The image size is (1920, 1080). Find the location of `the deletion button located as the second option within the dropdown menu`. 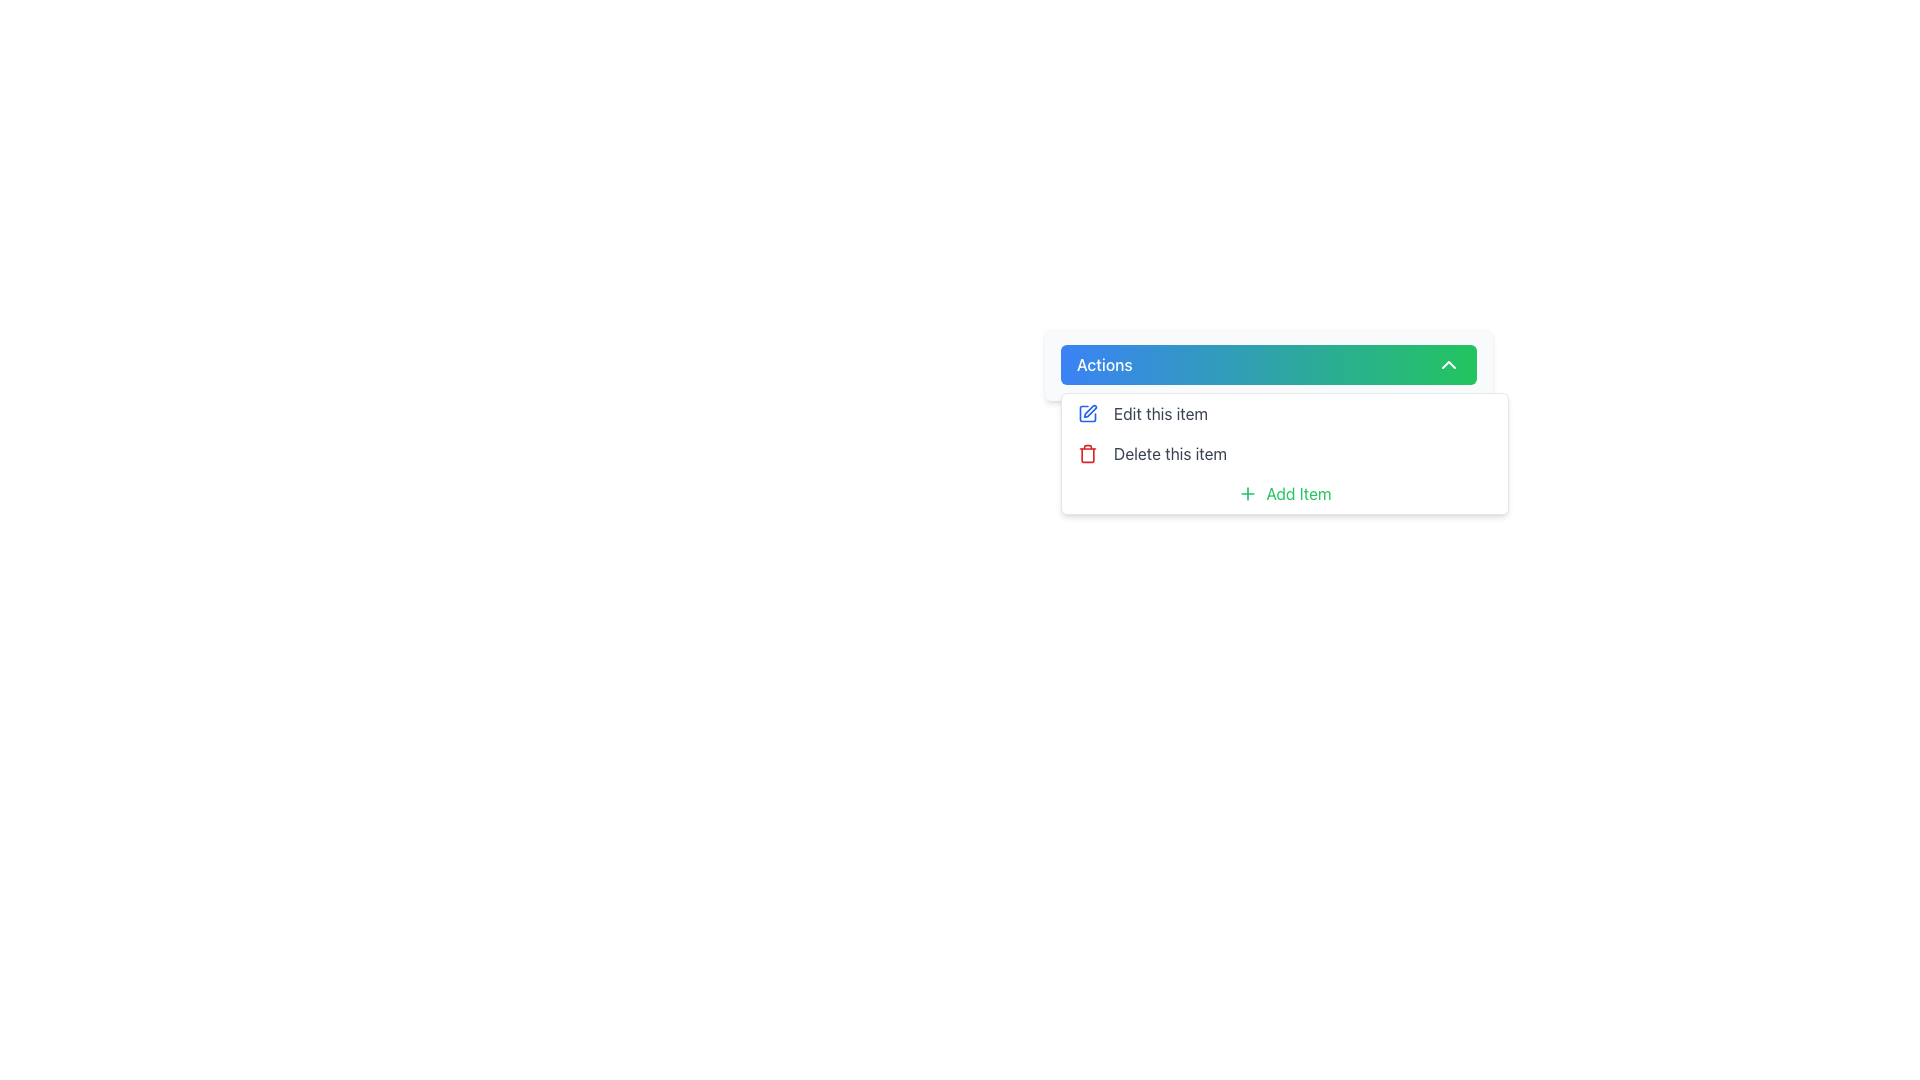

the deletion button located as the second option within the dropdown menu is located at coordinates (1285, 454).